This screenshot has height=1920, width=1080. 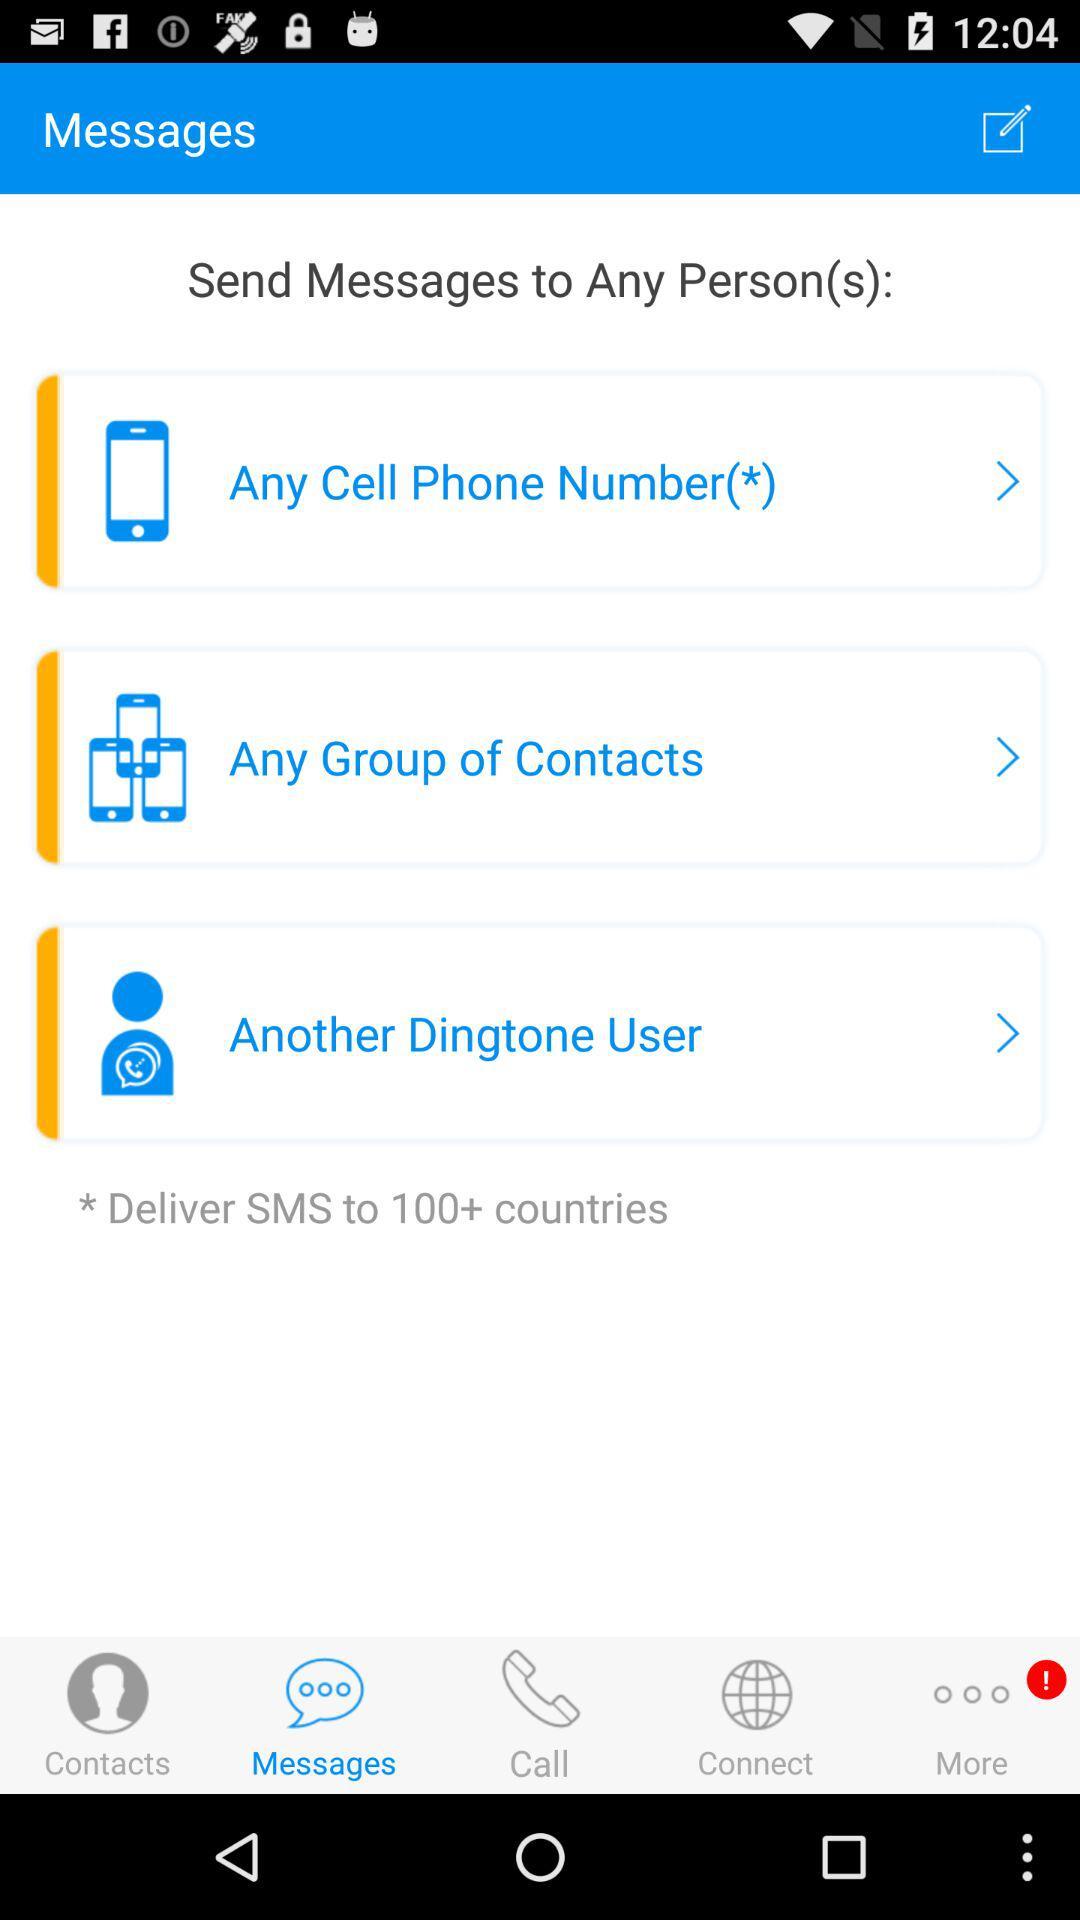 I want to click on app to the right of messages icon, so click(x=1007, y=127).